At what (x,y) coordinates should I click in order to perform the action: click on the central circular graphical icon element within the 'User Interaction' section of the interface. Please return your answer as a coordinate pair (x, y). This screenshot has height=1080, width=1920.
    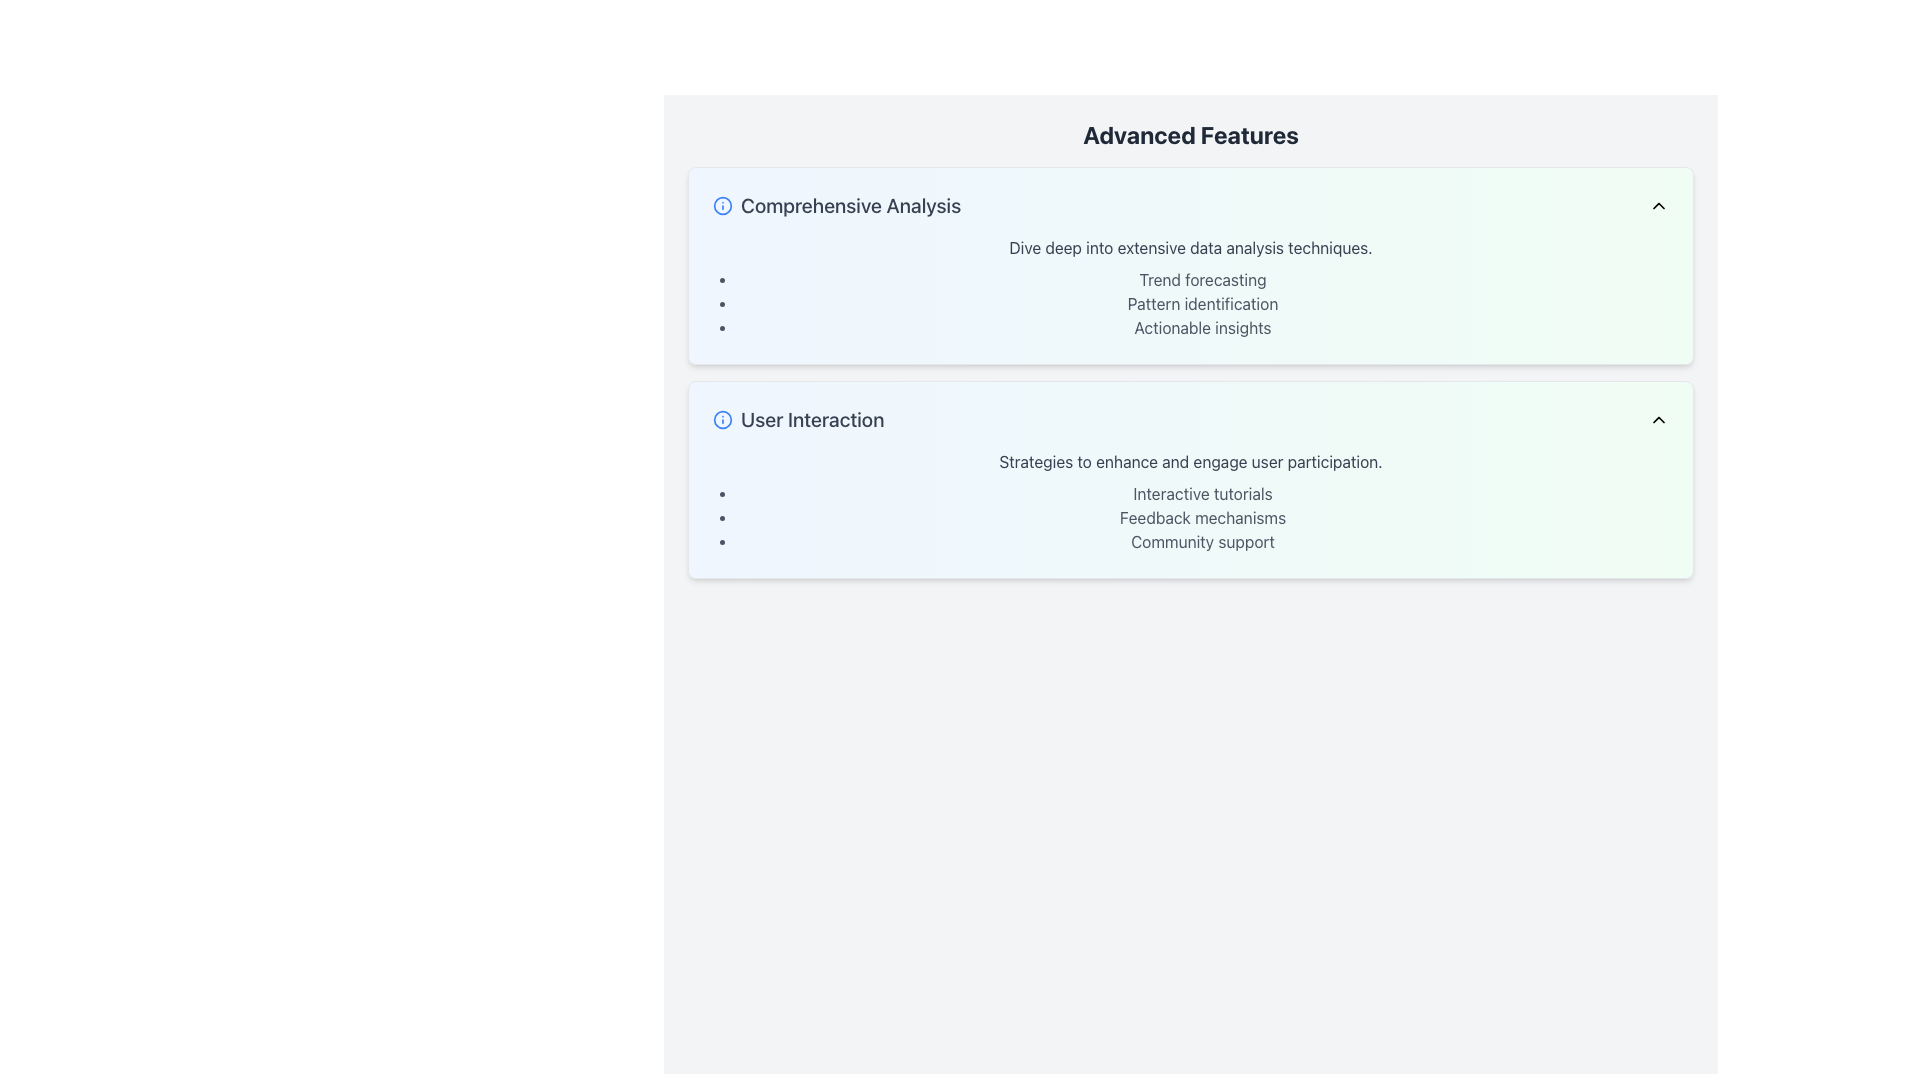
    Looking at the image, I should click on (722, 419).